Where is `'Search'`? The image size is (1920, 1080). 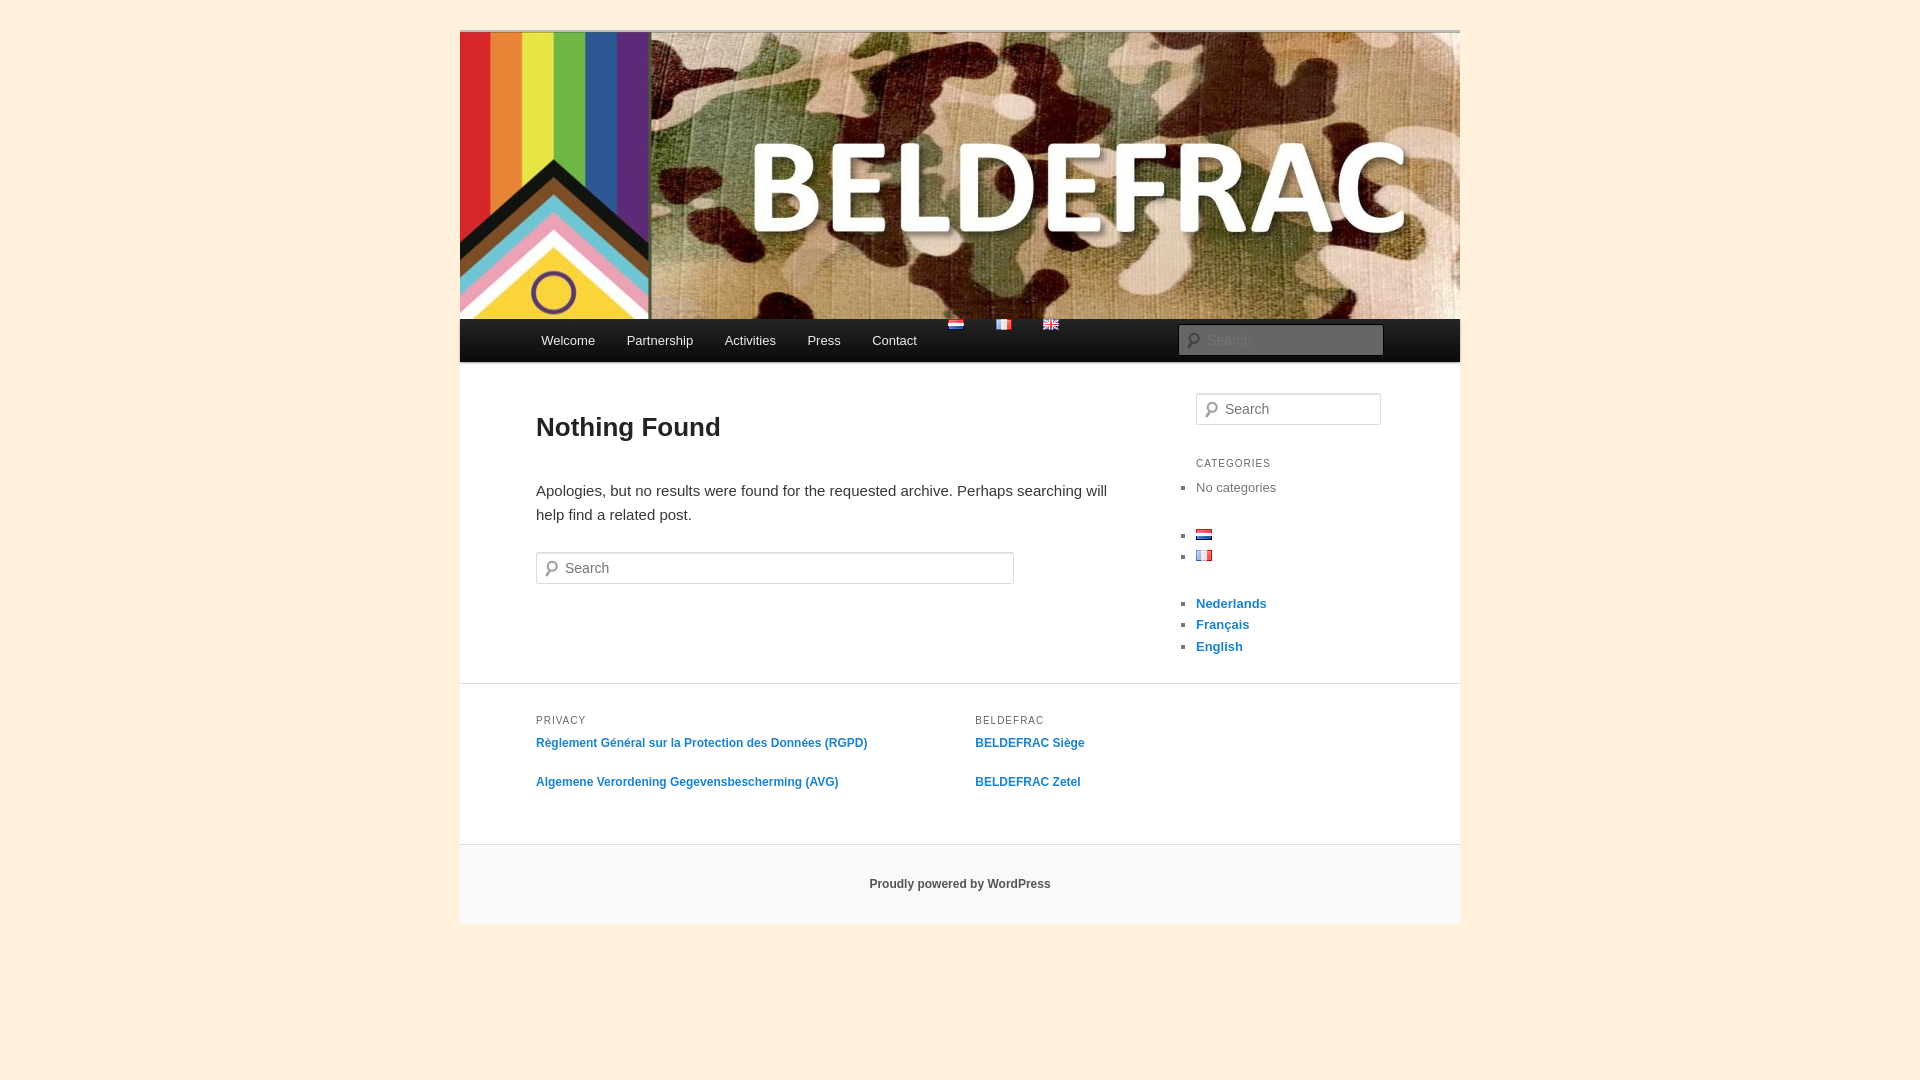
'Search' is located at coordinates (32, 11).